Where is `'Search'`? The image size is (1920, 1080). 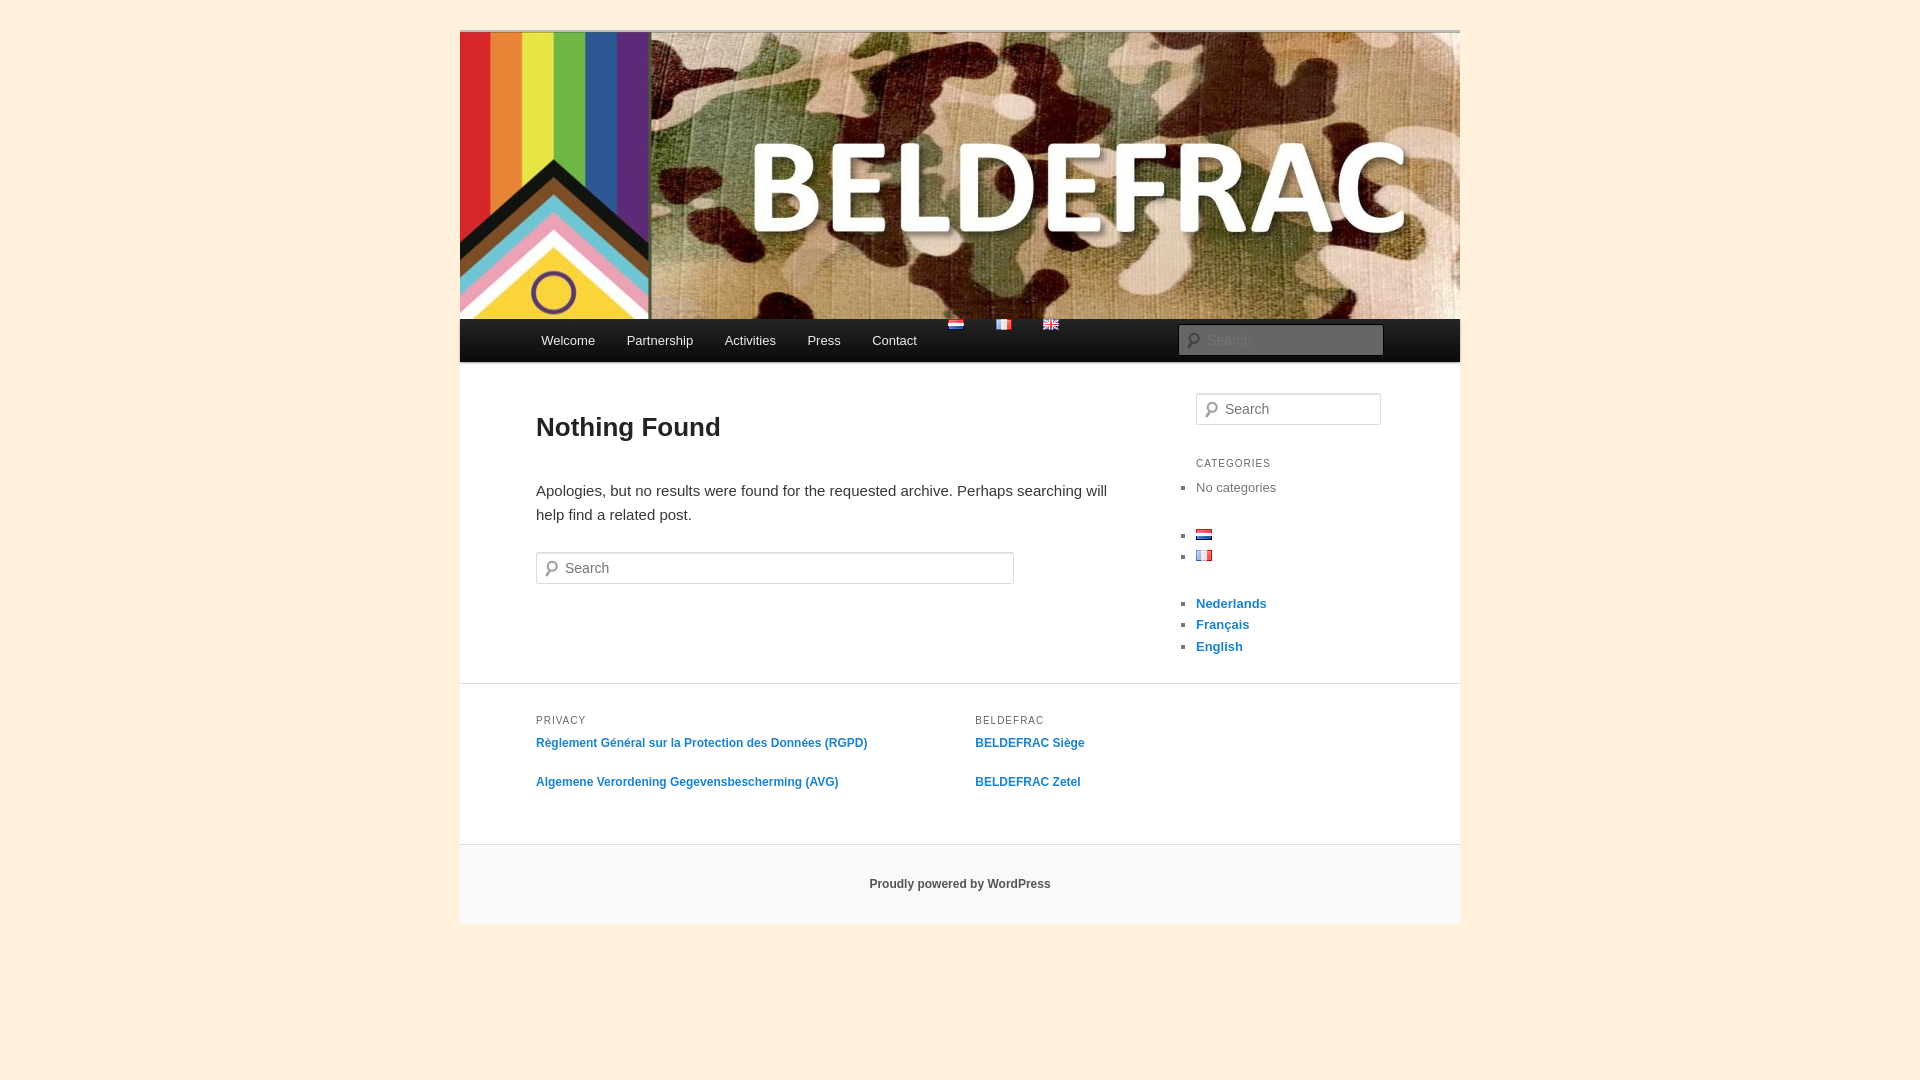
'Search' is located at coordinates (32, 11).